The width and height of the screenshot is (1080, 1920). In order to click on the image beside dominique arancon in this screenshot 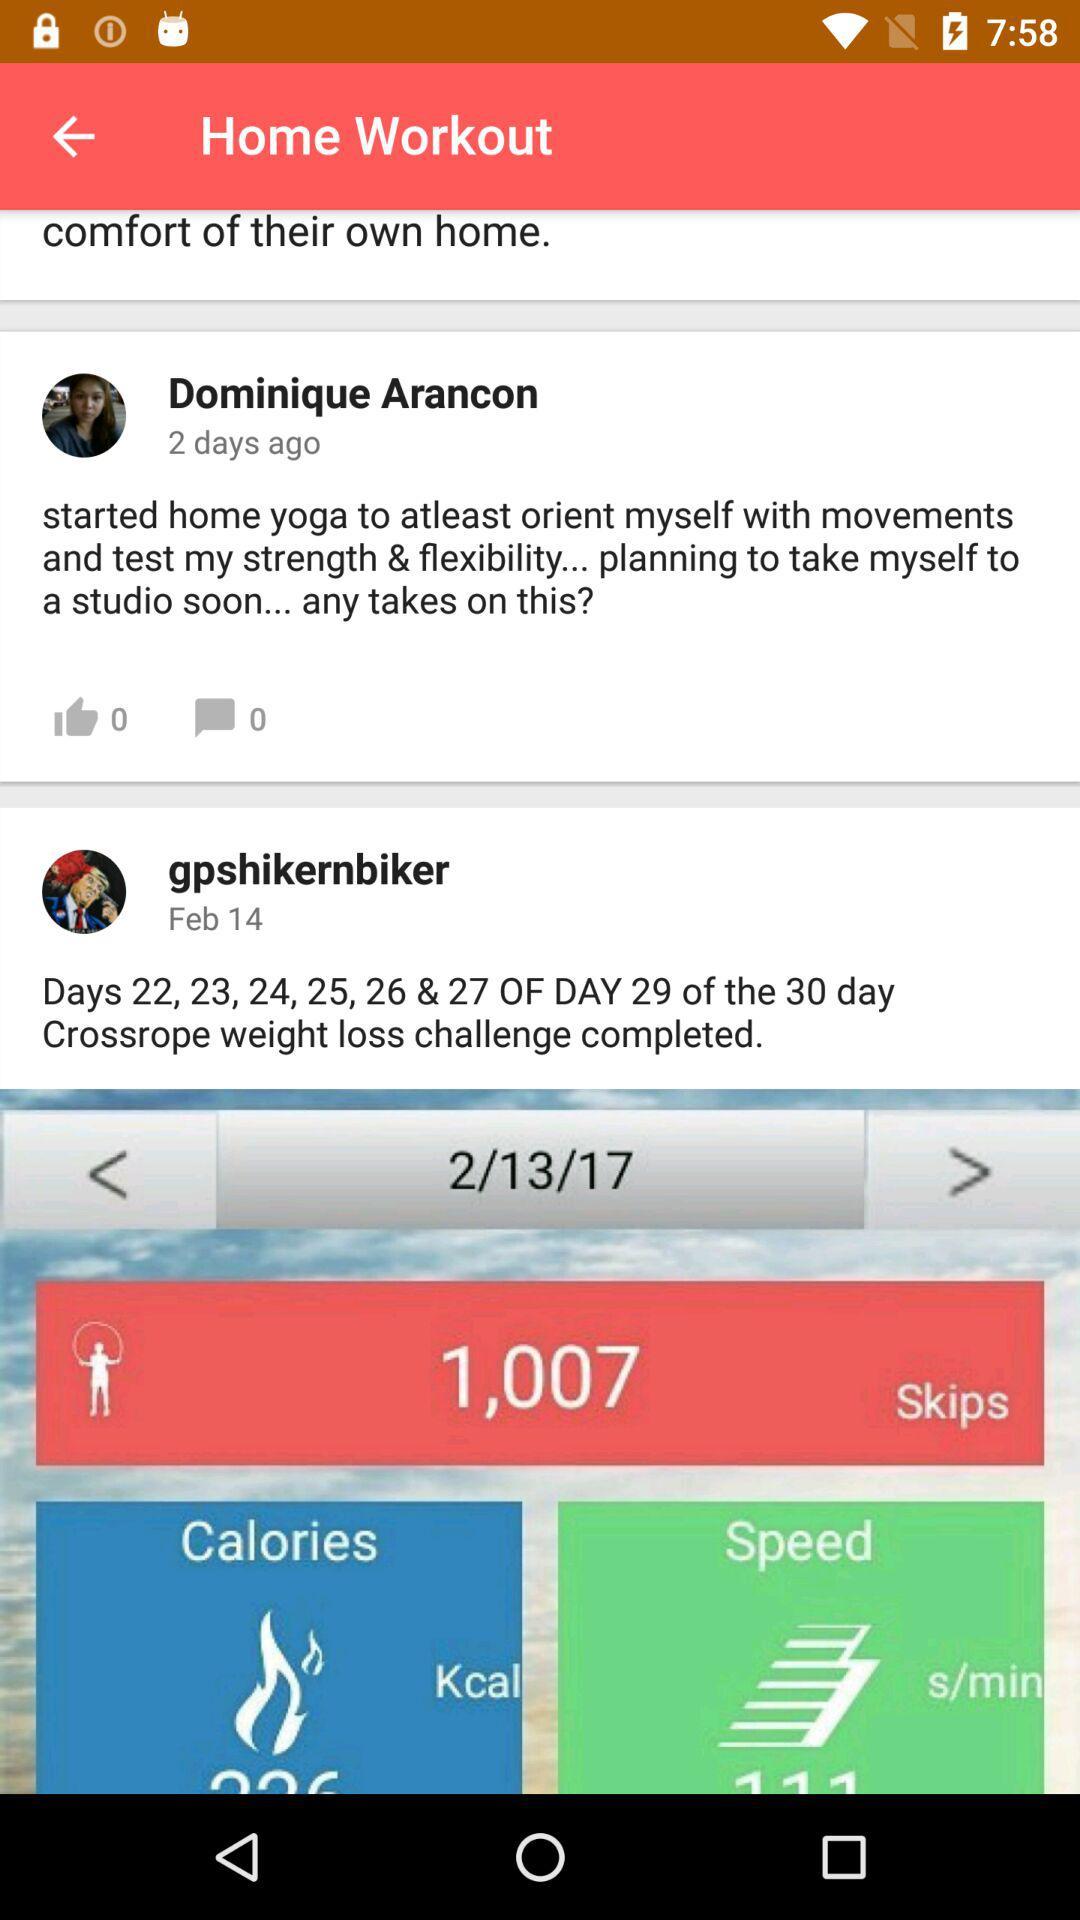, I will do `click(83, 415)`.